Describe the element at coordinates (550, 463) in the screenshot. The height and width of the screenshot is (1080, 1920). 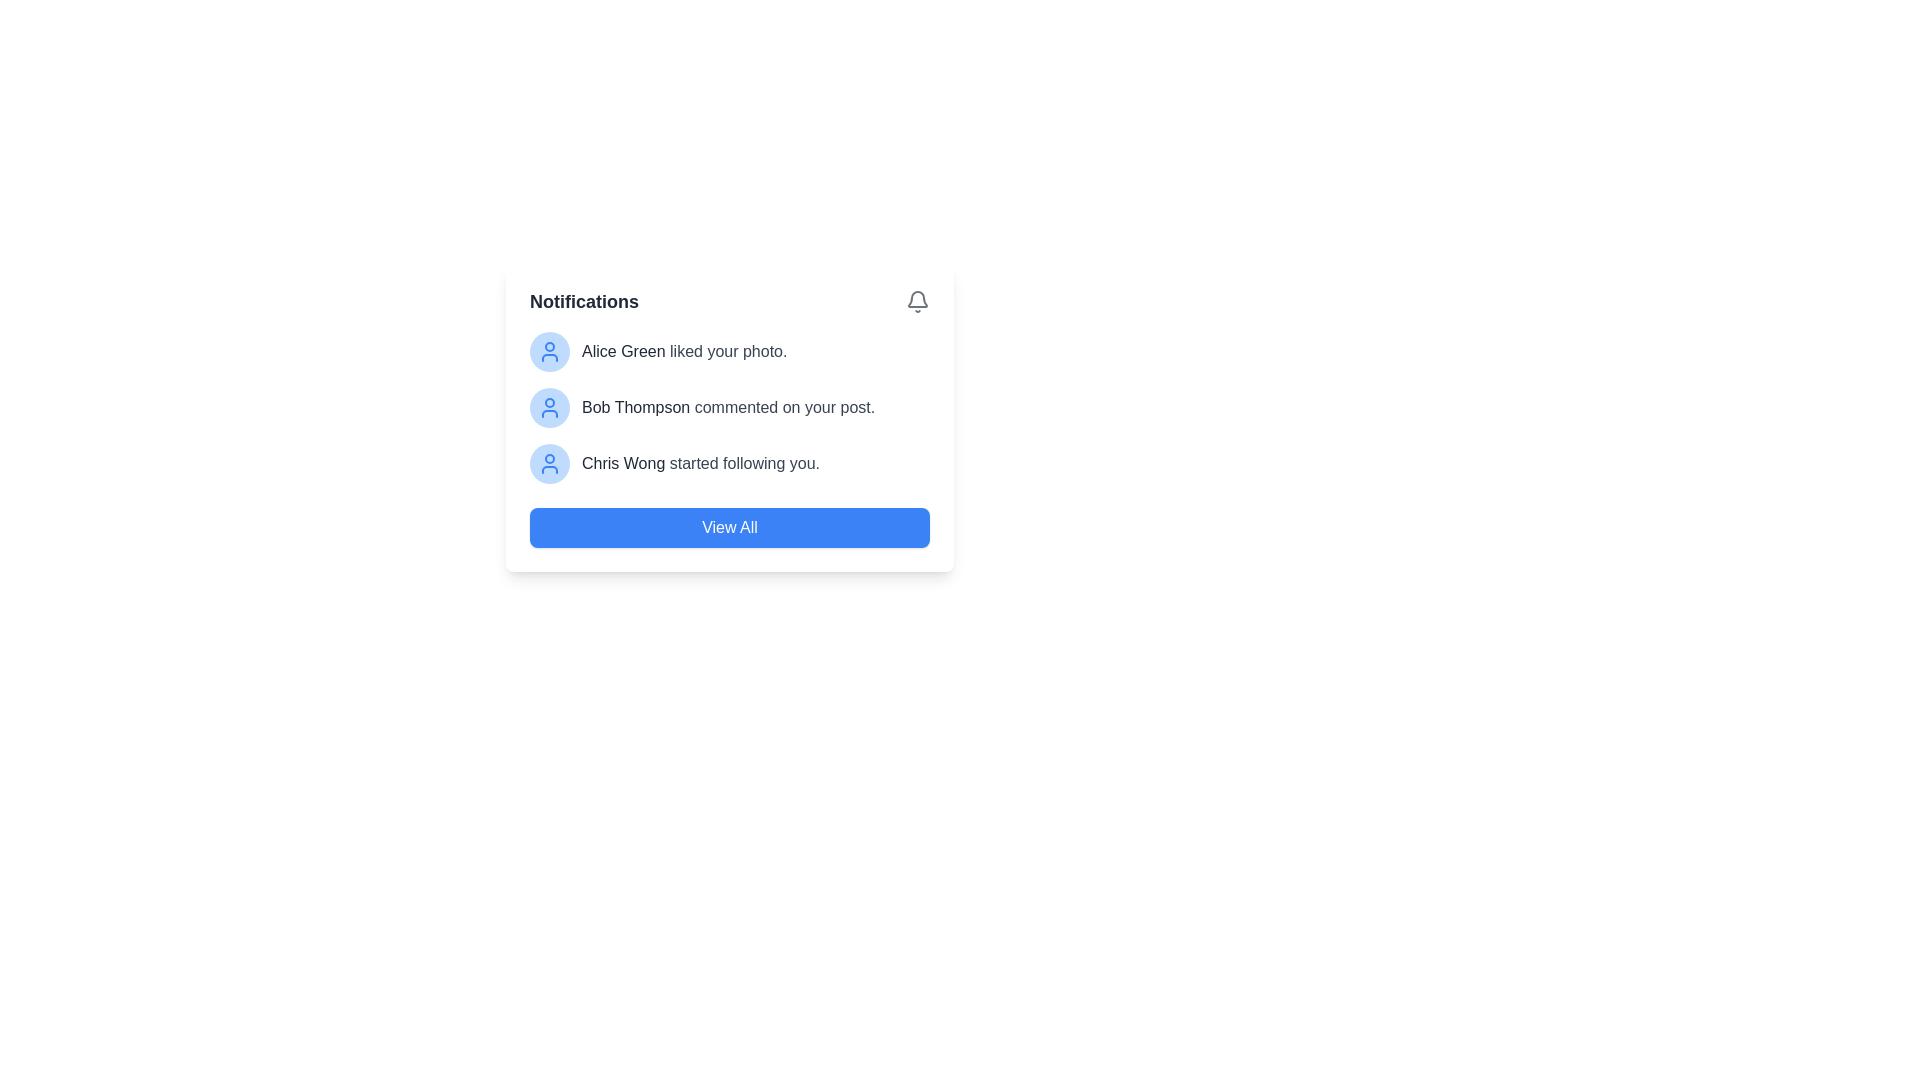
I see `the circular icon with a light blue background and a user silhouette in blue, which represents a placeholder or an avatar, located at the leftmost part of the notification row labeled 'Chris Wong started following you'` at that location.